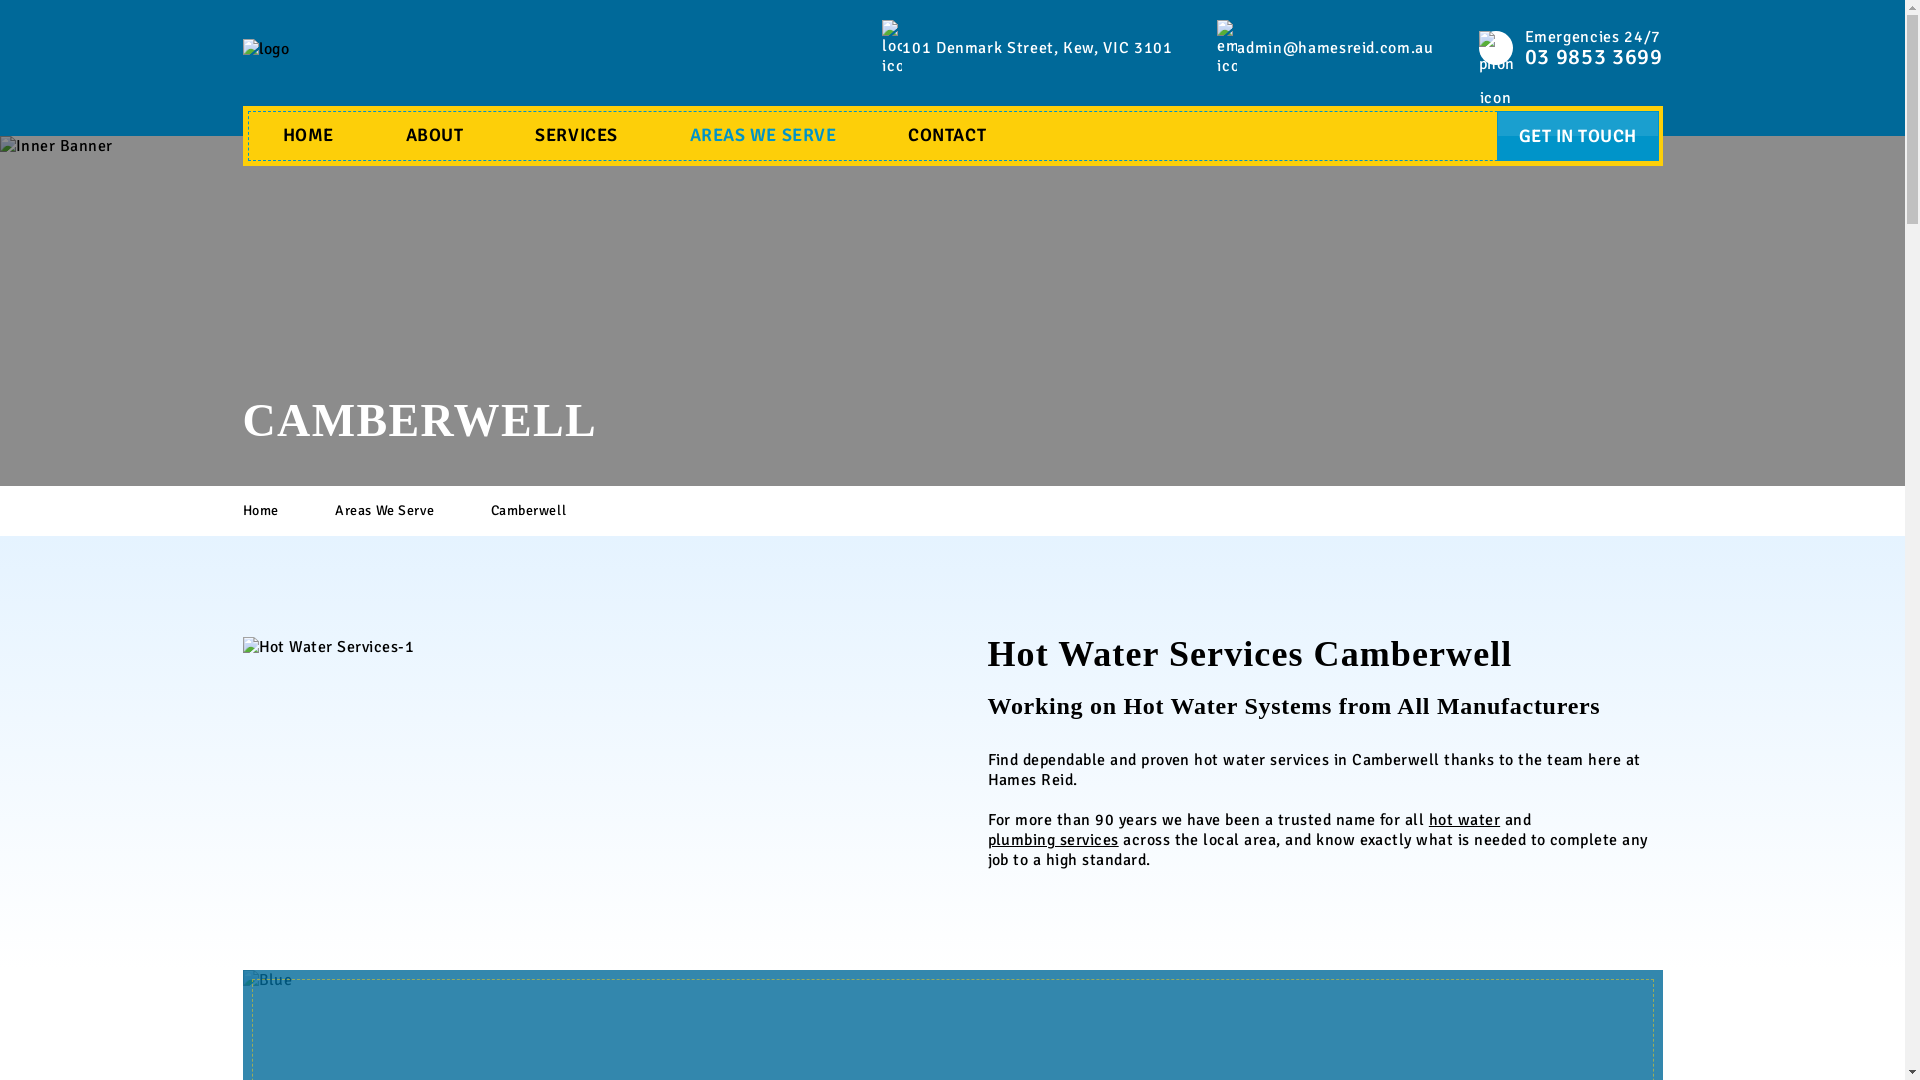  Describe the element at coordinates (285, 509) in the screenshot. I see `'Home'` at that location.